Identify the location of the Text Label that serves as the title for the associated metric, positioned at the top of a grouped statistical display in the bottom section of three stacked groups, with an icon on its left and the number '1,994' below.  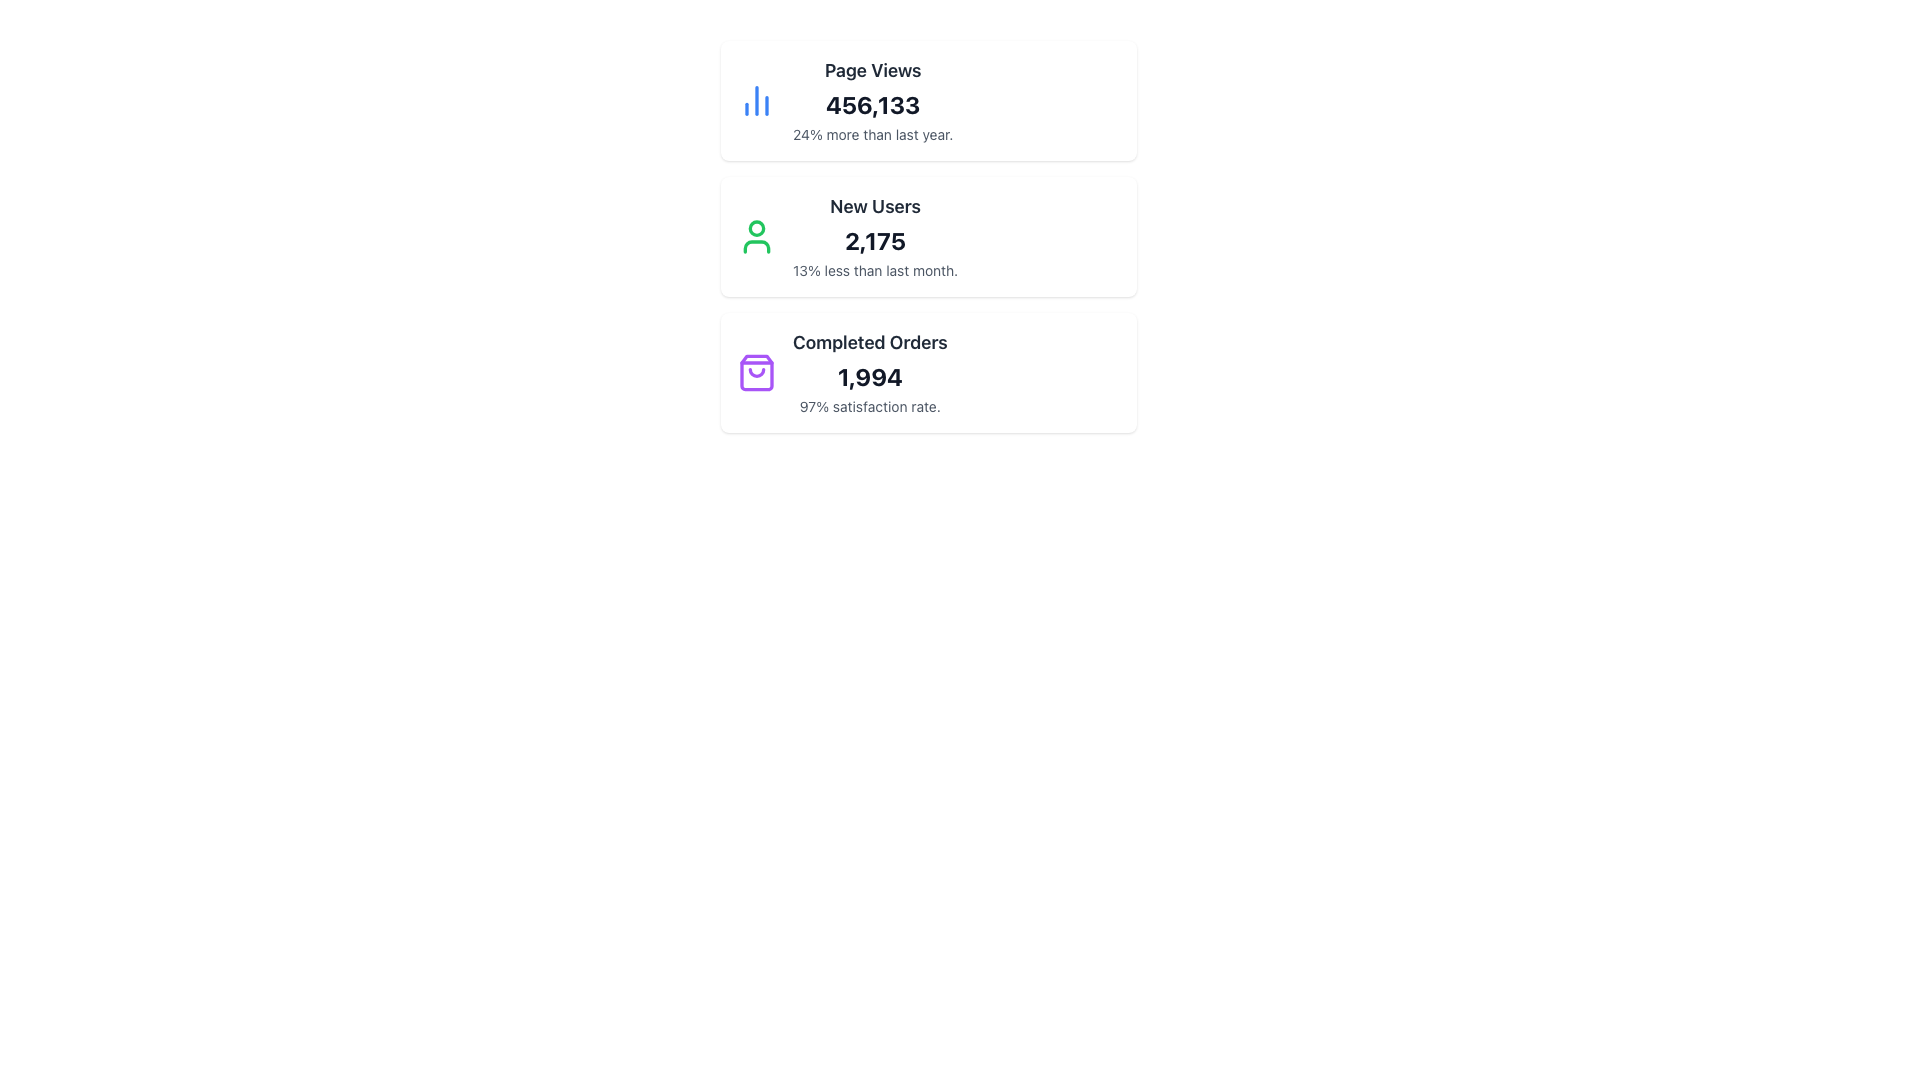
(870, 342).